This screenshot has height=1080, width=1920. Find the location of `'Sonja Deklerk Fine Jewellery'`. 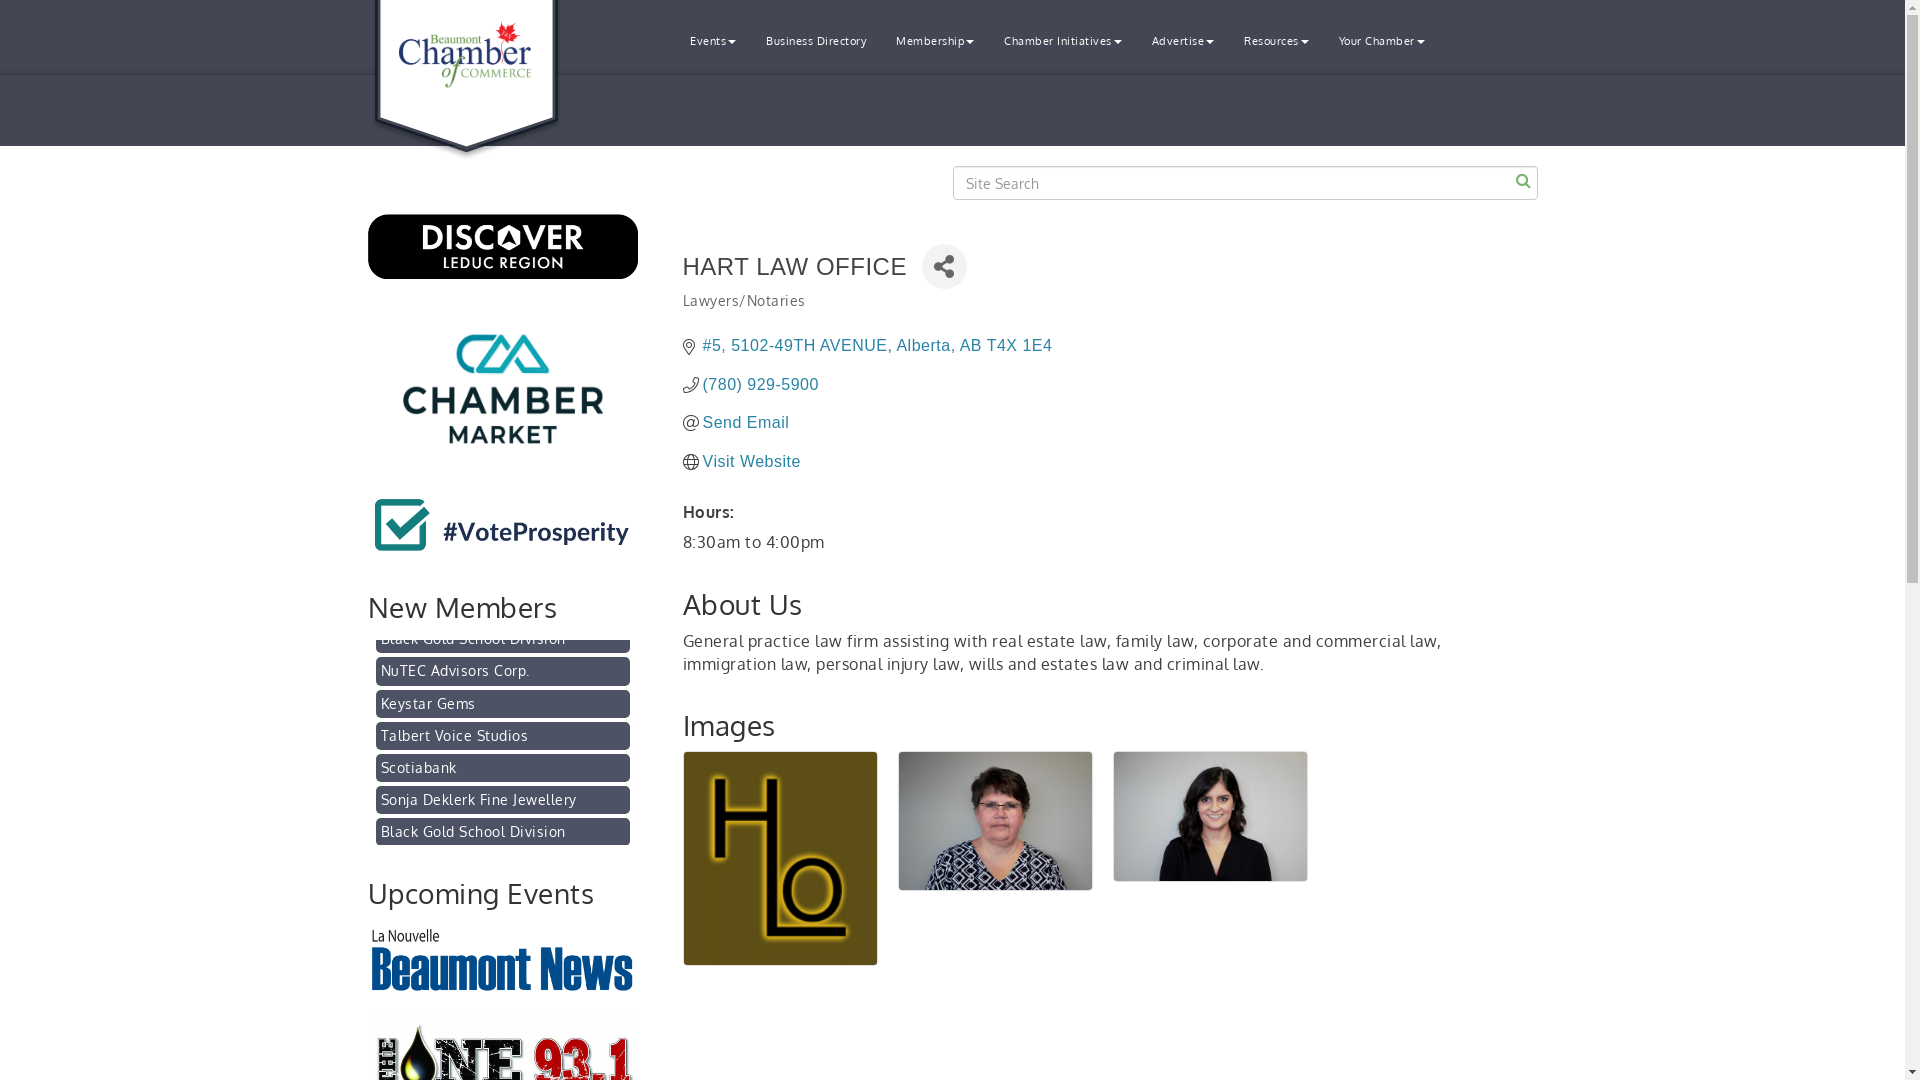

'Sonja Deklerk Fine Jewellery' is located at coordinates (503, 830).